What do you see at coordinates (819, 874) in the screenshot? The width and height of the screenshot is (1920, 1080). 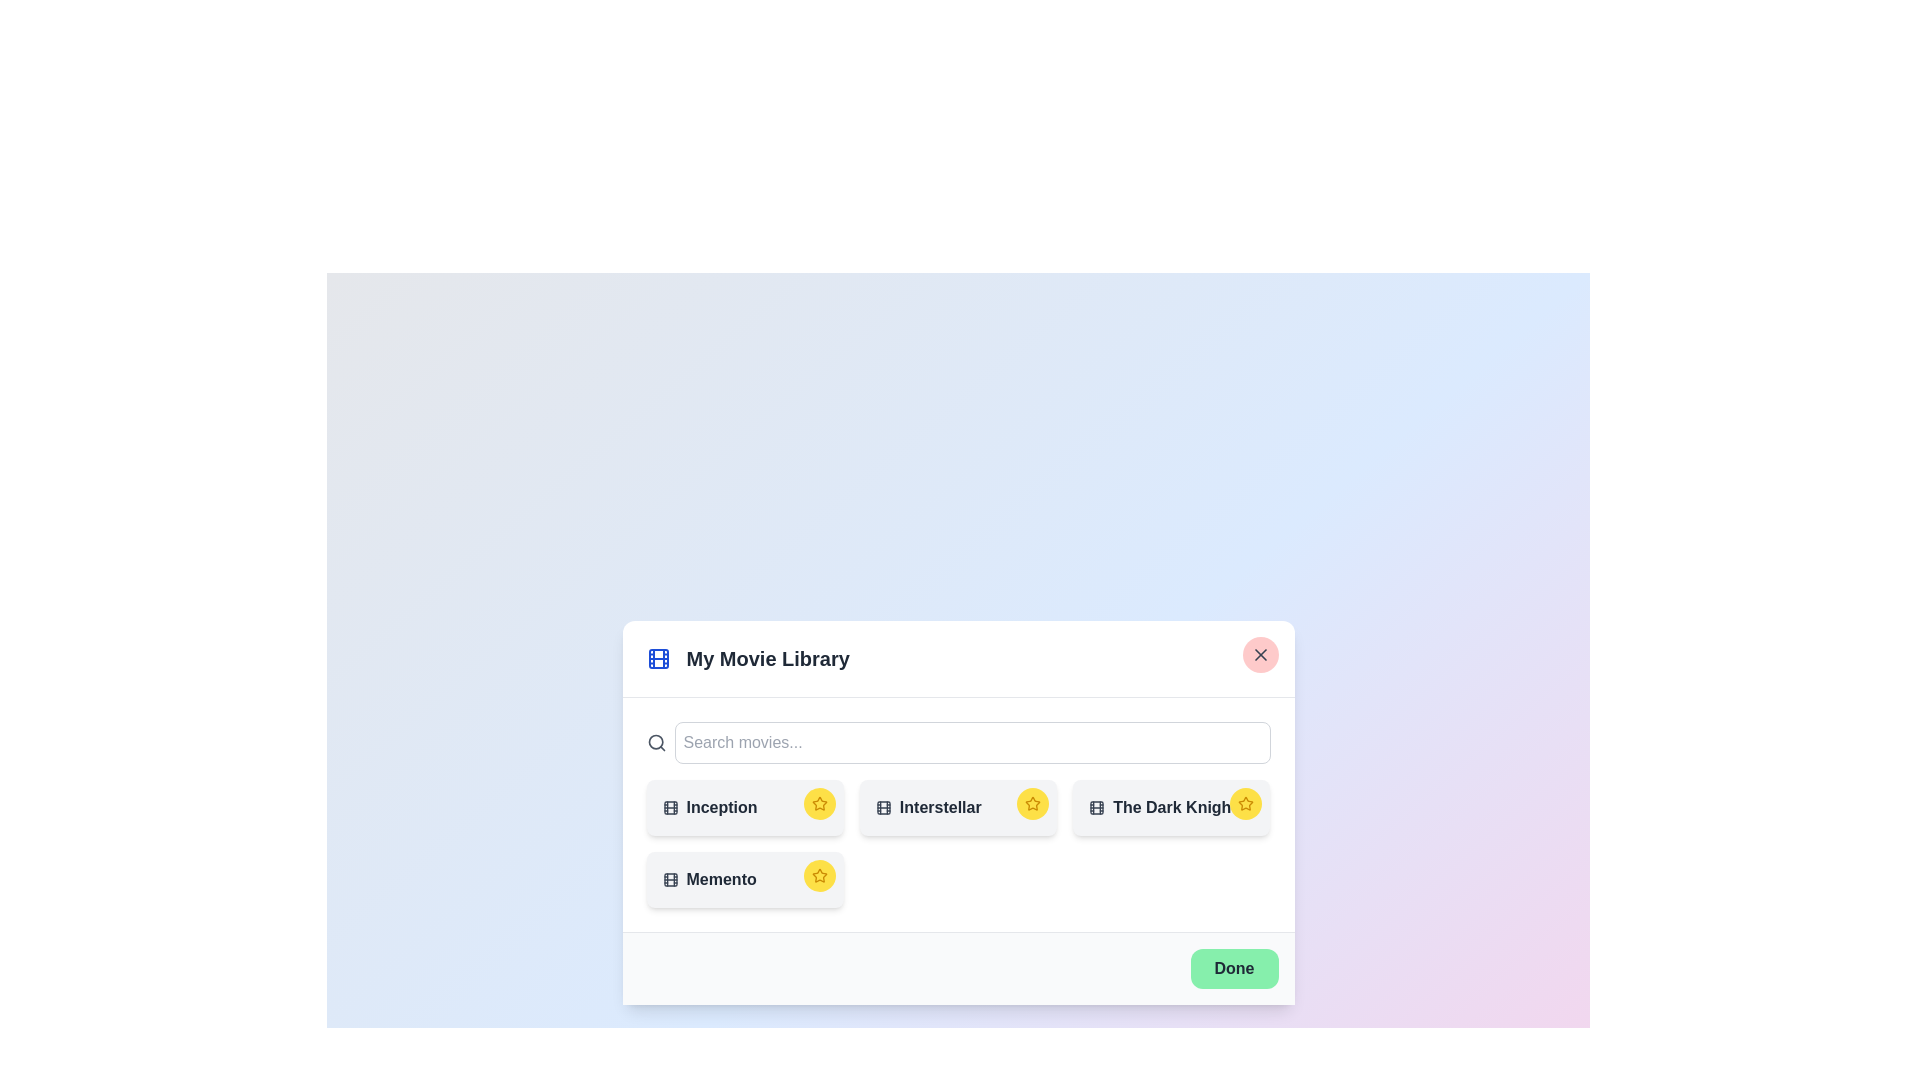 I see `the yellow star-shaped icon with a hollow interior adjacent to the label 'Interstellar' in the movie library interface` at bounding box center [819, 874].